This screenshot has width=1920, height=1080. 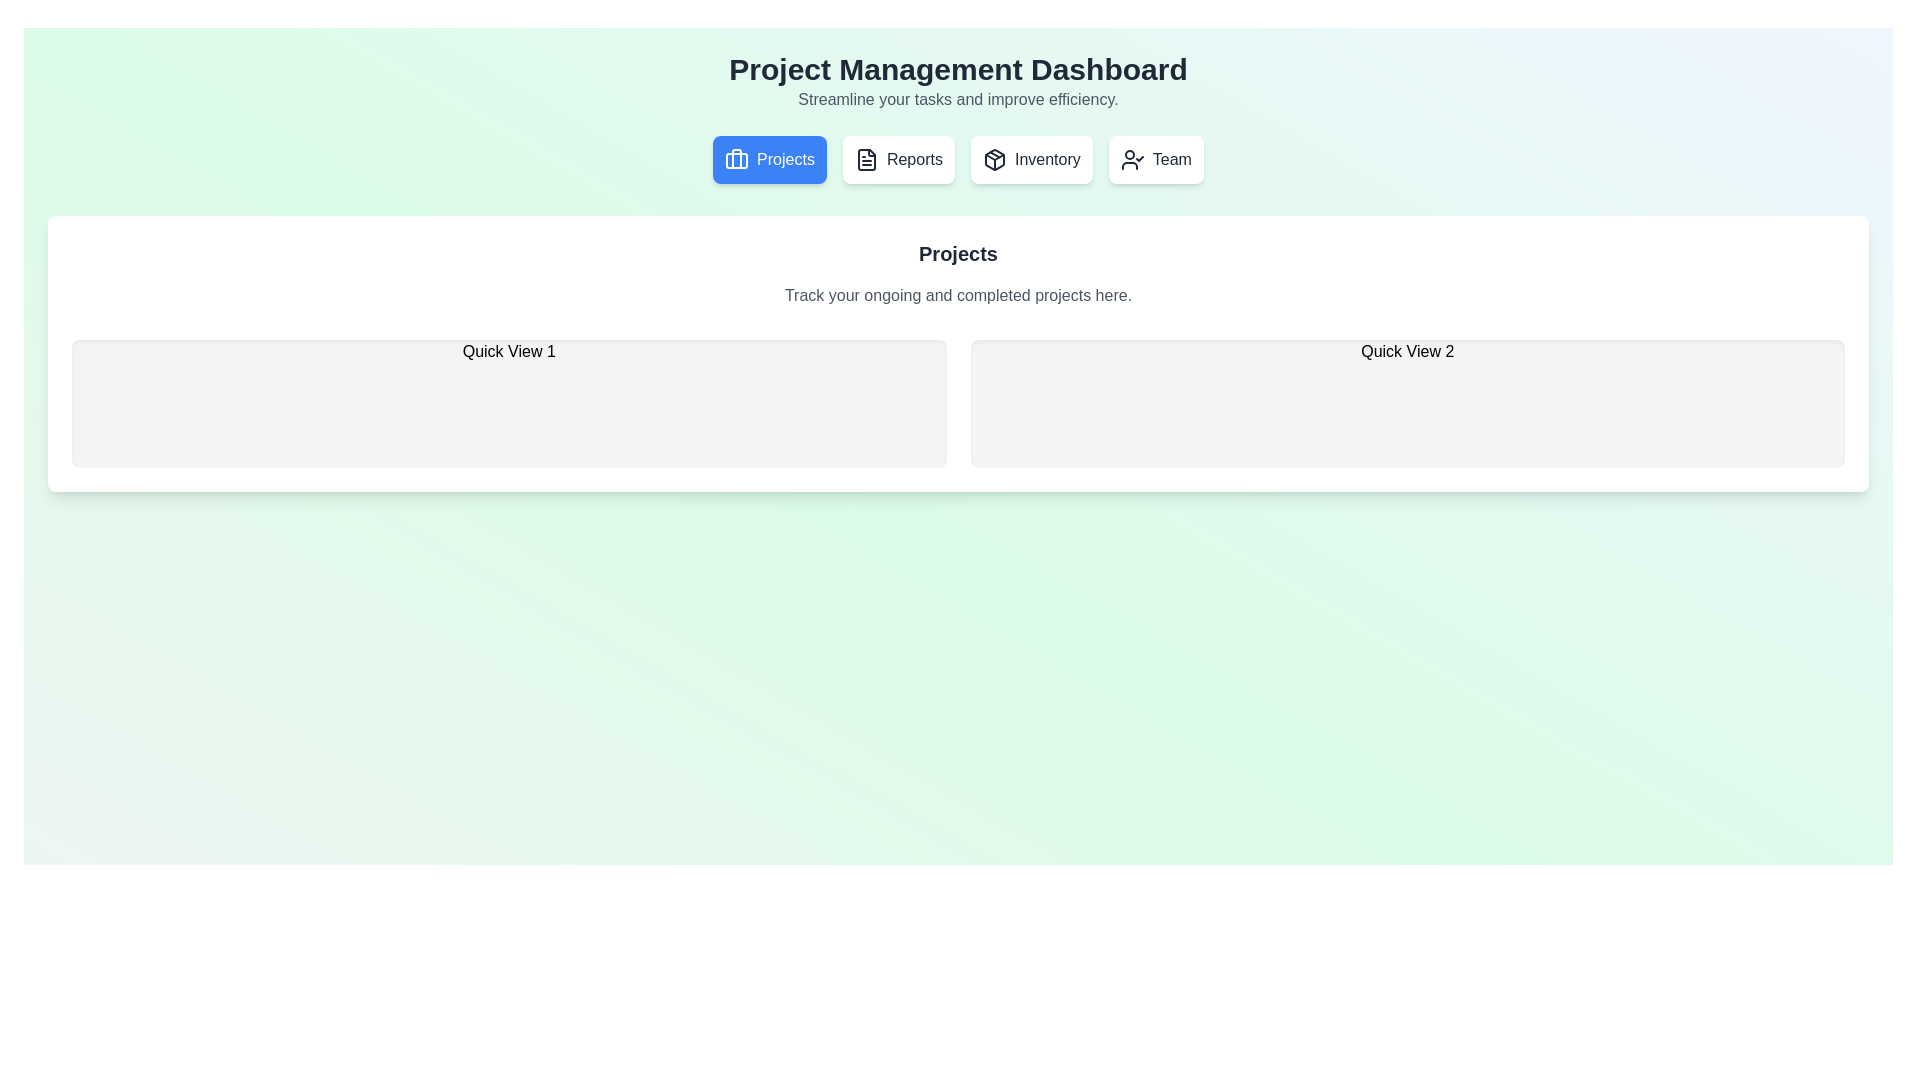 I want to click on the large heading text element that displays 'Project Management Dashboard', which is styled in bold, 3xl font and located at the top of the page, so click(x=957, y=68).